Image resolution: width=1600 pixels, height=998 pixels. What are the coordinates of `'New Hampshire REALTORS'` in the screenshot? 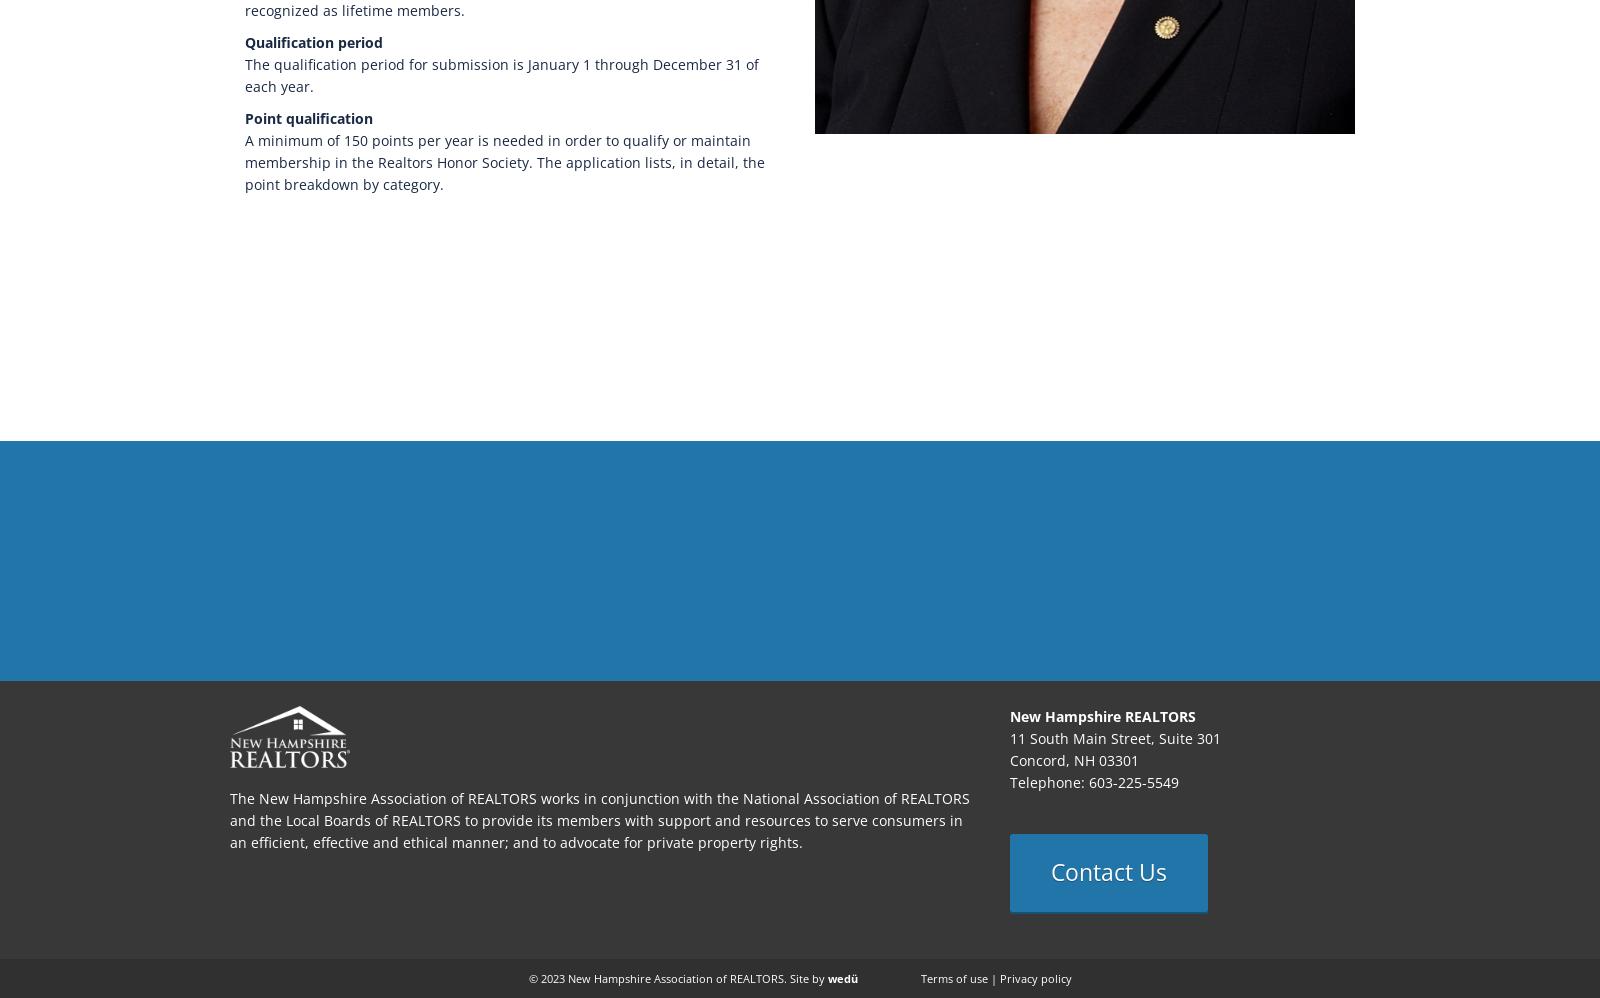 It's located at (1103, 716).